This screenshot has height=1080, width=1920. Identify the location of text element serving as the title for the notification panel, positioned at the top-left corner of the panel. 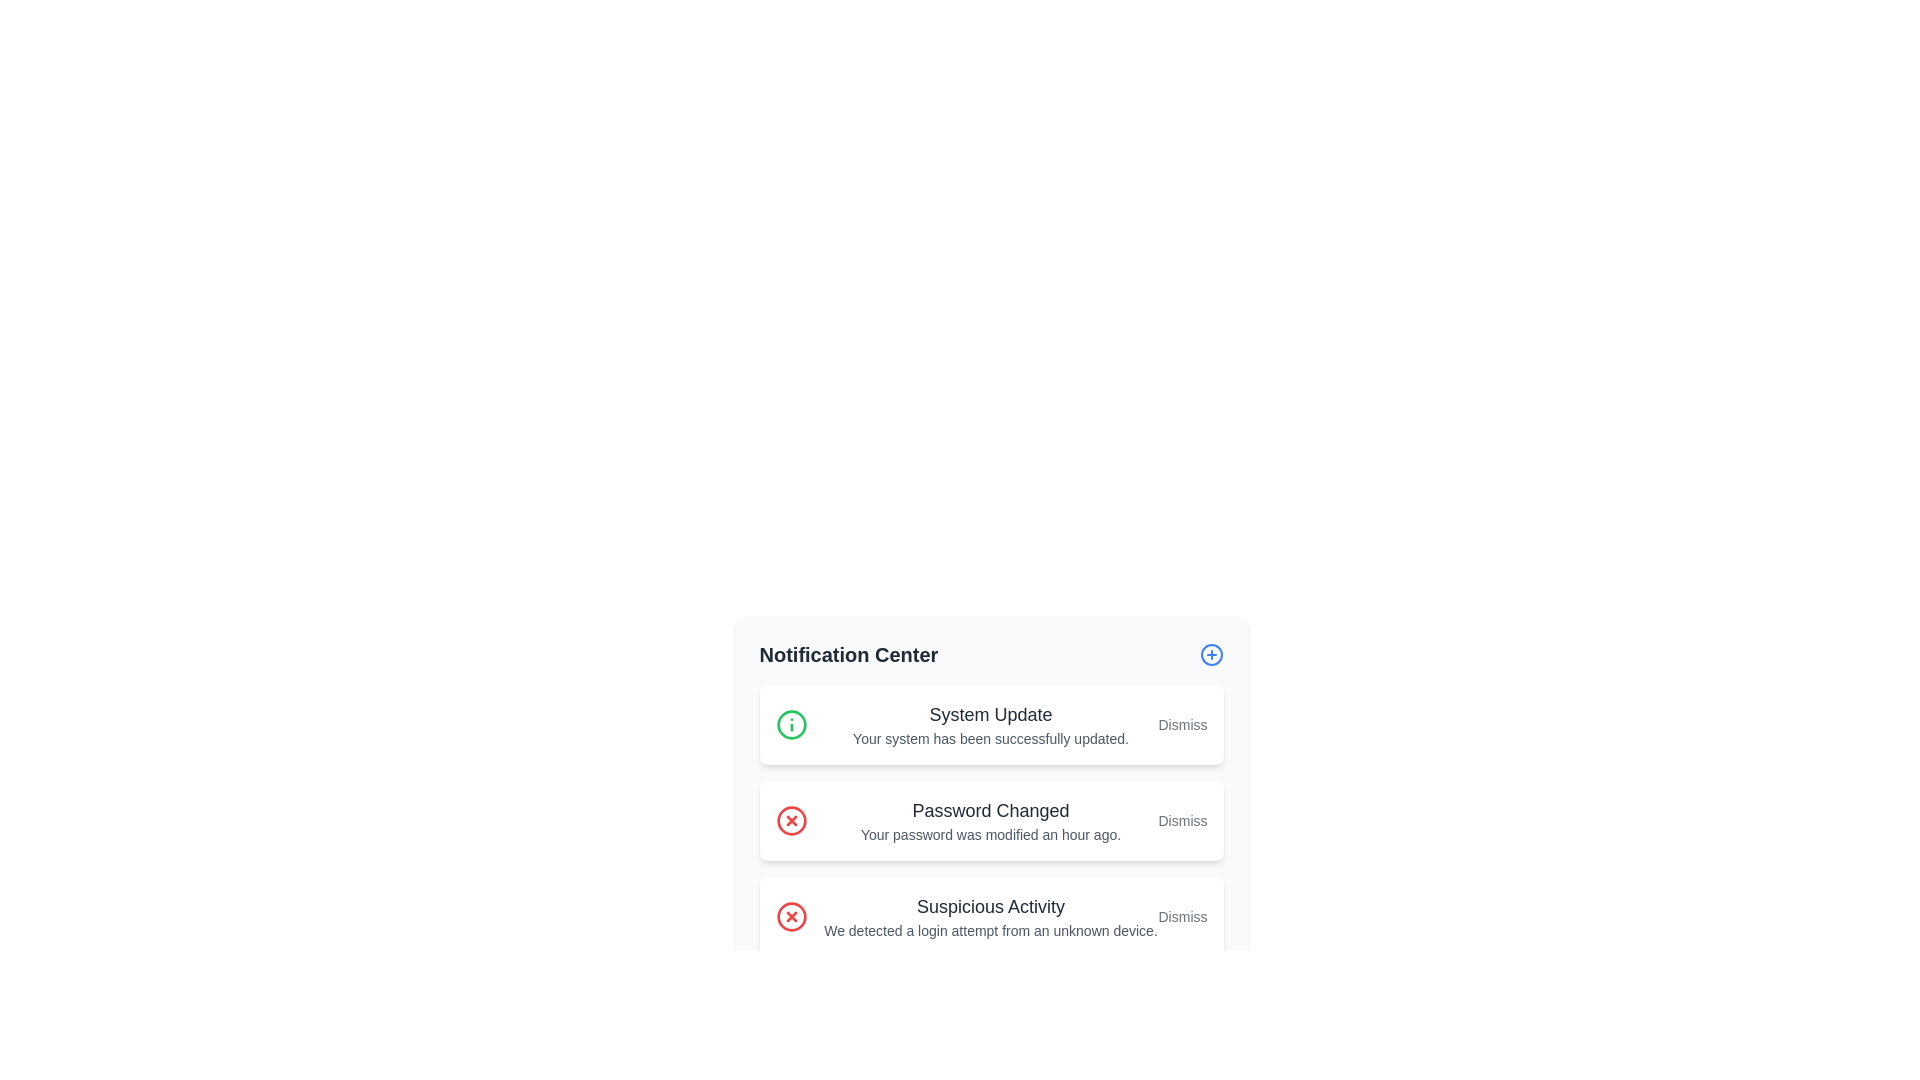
(849, 655).